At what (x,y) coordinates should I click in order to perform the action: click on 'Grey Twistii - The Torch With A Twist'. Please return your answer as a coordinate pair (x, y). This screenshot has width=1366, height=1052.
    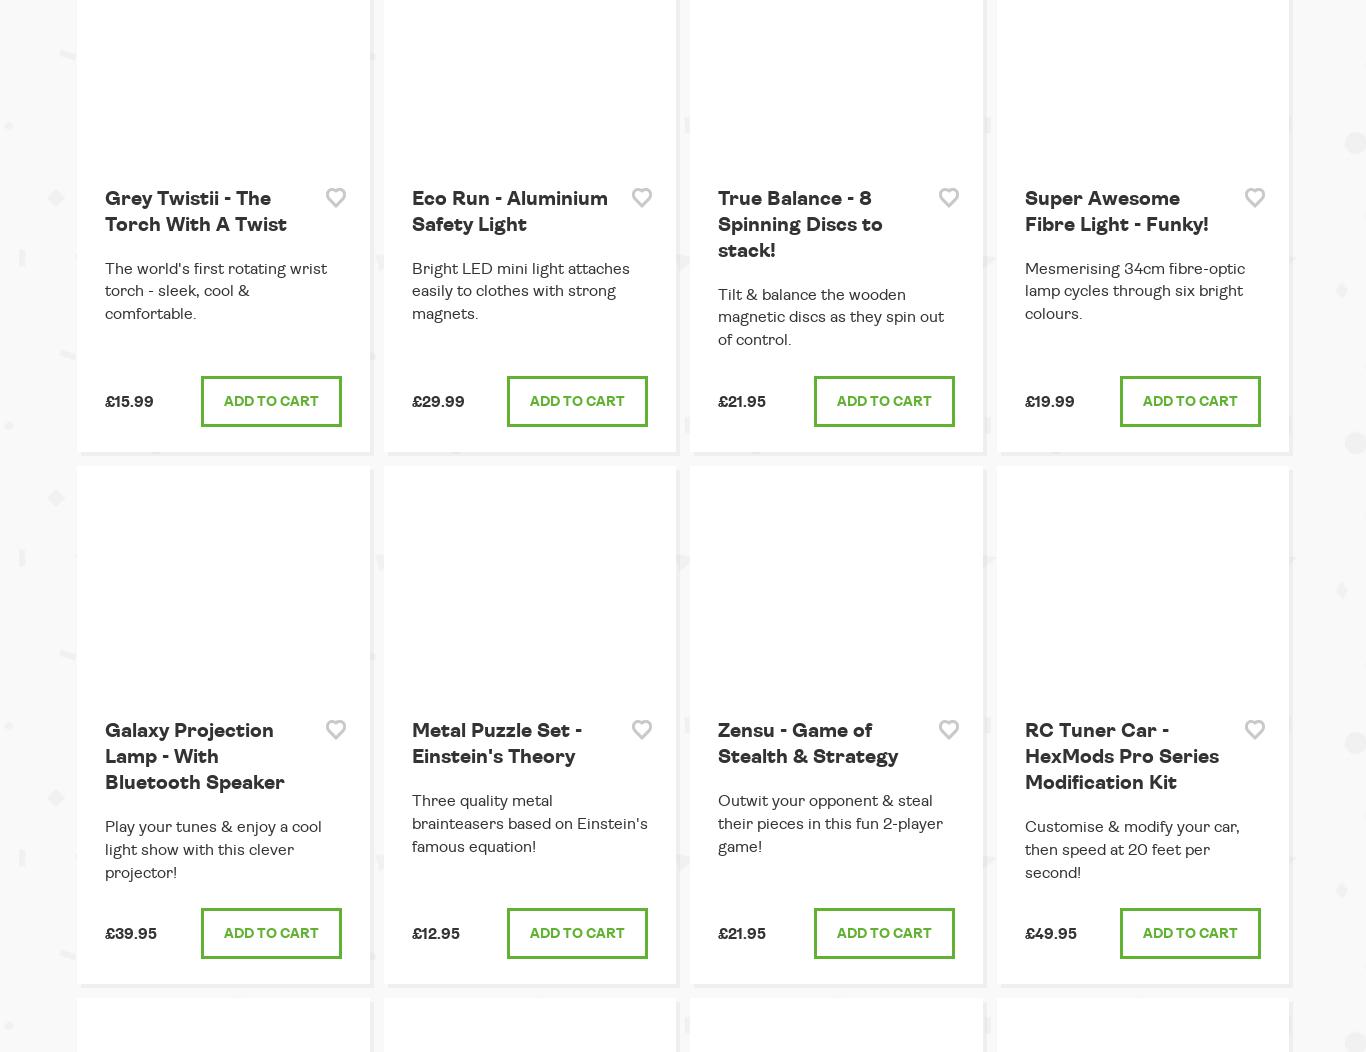
    Looking at the image, I should click on (195, 211).